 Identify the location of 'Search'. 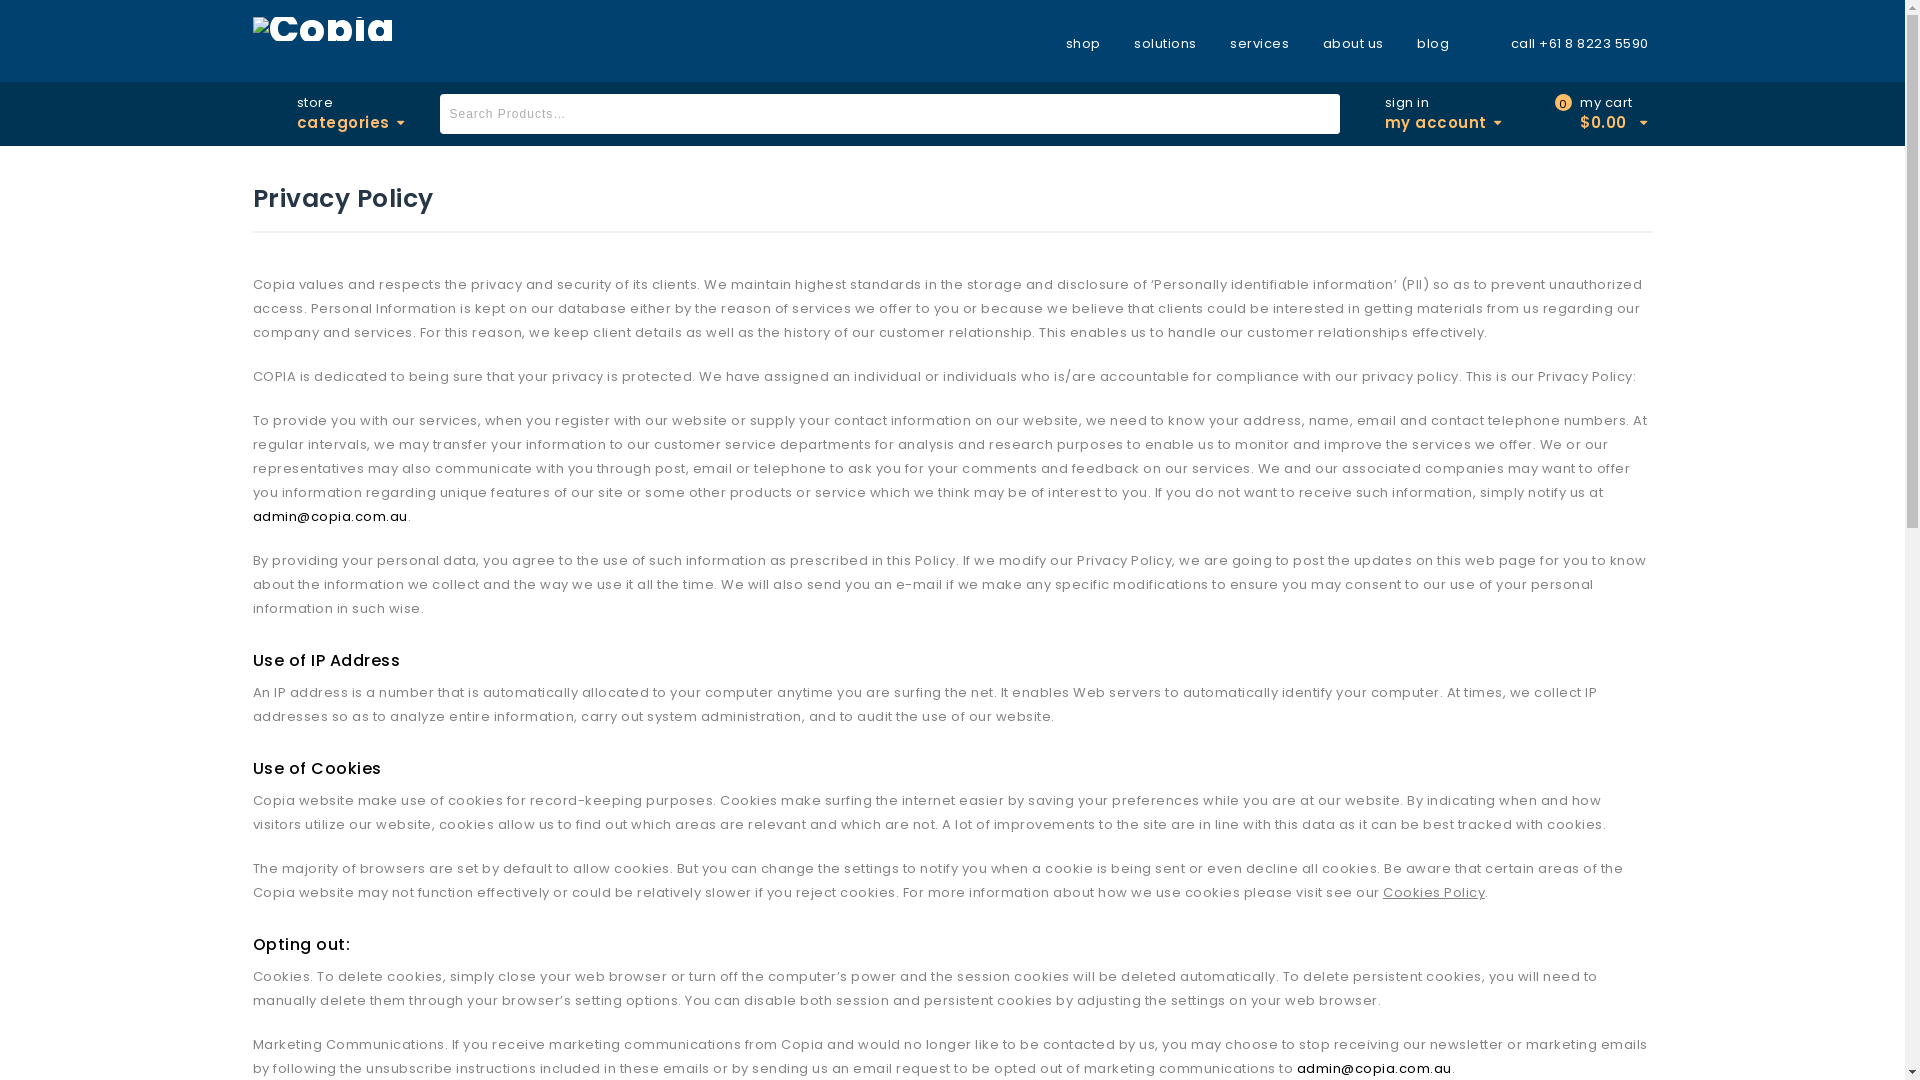
(1320, 114).